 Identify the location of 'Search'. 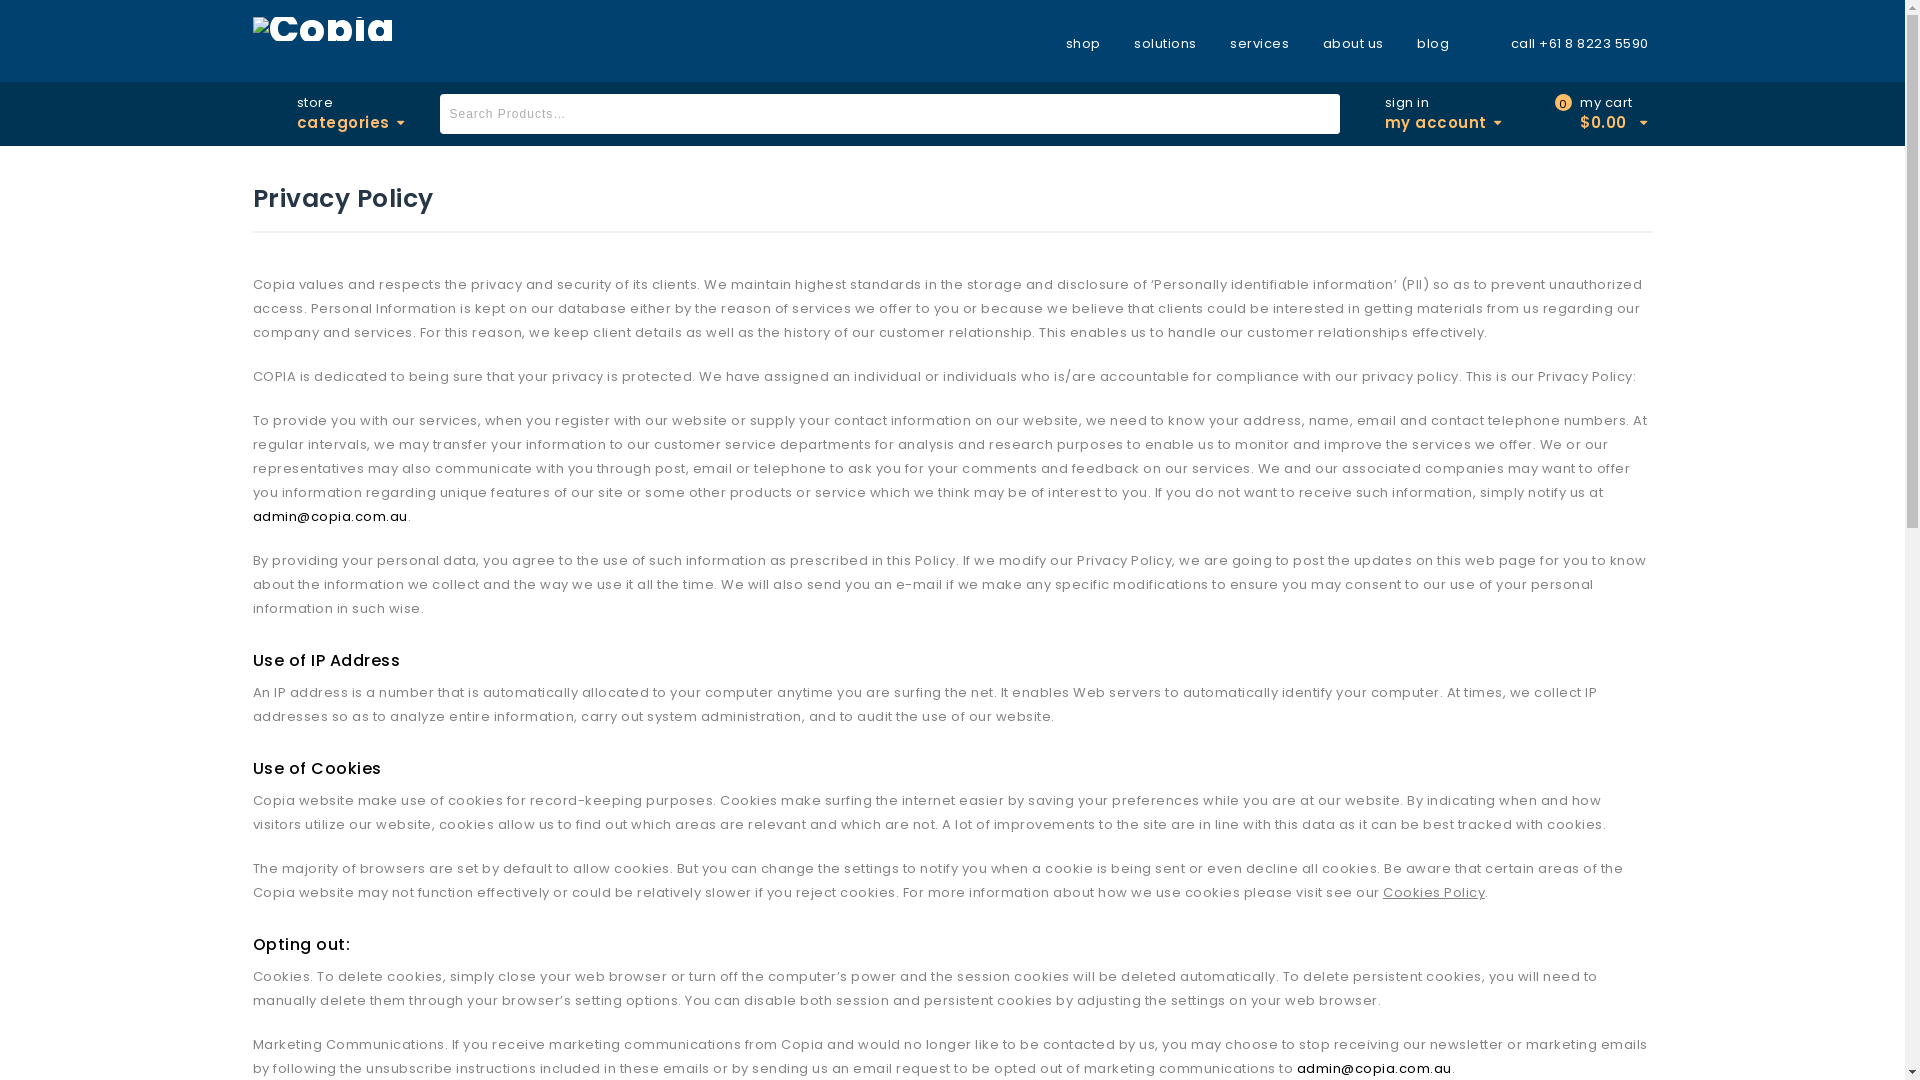
(1320, 114).